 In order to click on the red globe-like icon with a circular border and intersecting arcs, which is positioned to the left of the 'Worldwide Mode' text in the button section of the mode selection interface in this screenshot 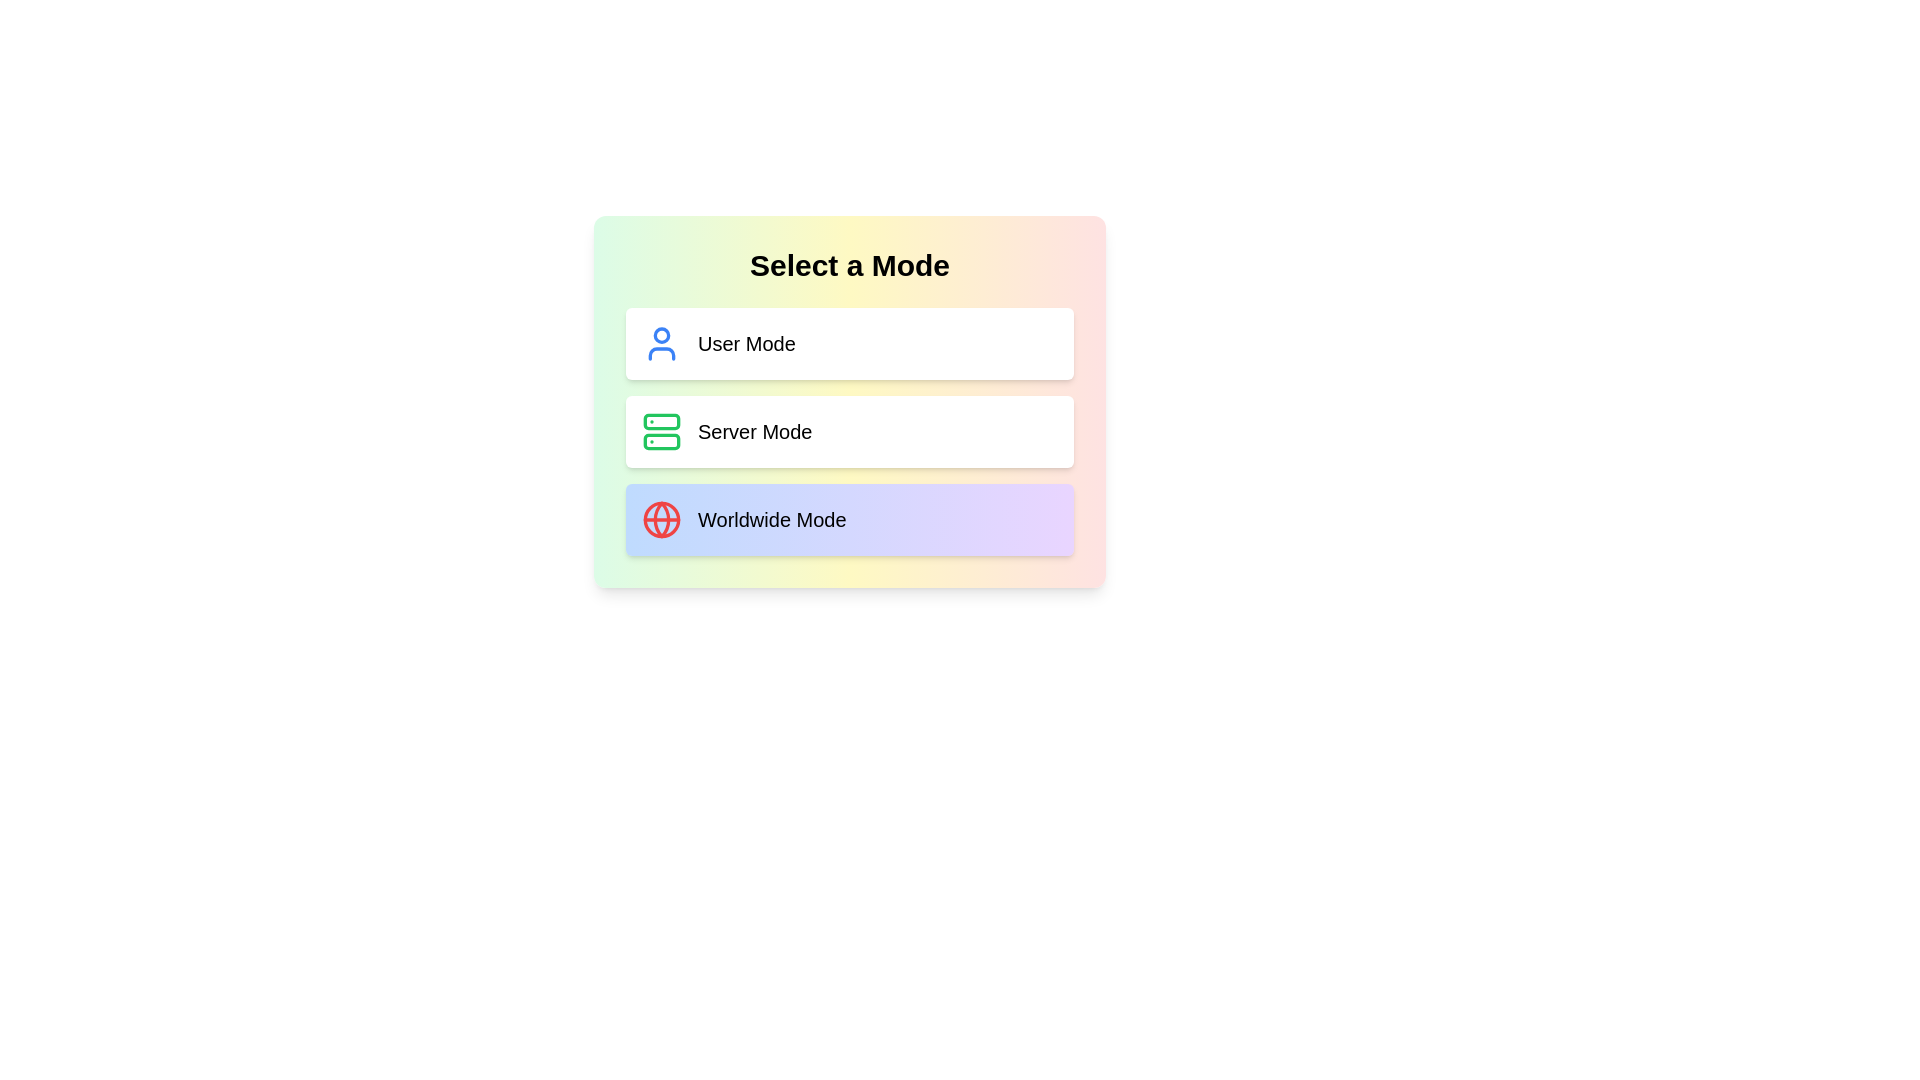, I will do `click(662, 519)`.